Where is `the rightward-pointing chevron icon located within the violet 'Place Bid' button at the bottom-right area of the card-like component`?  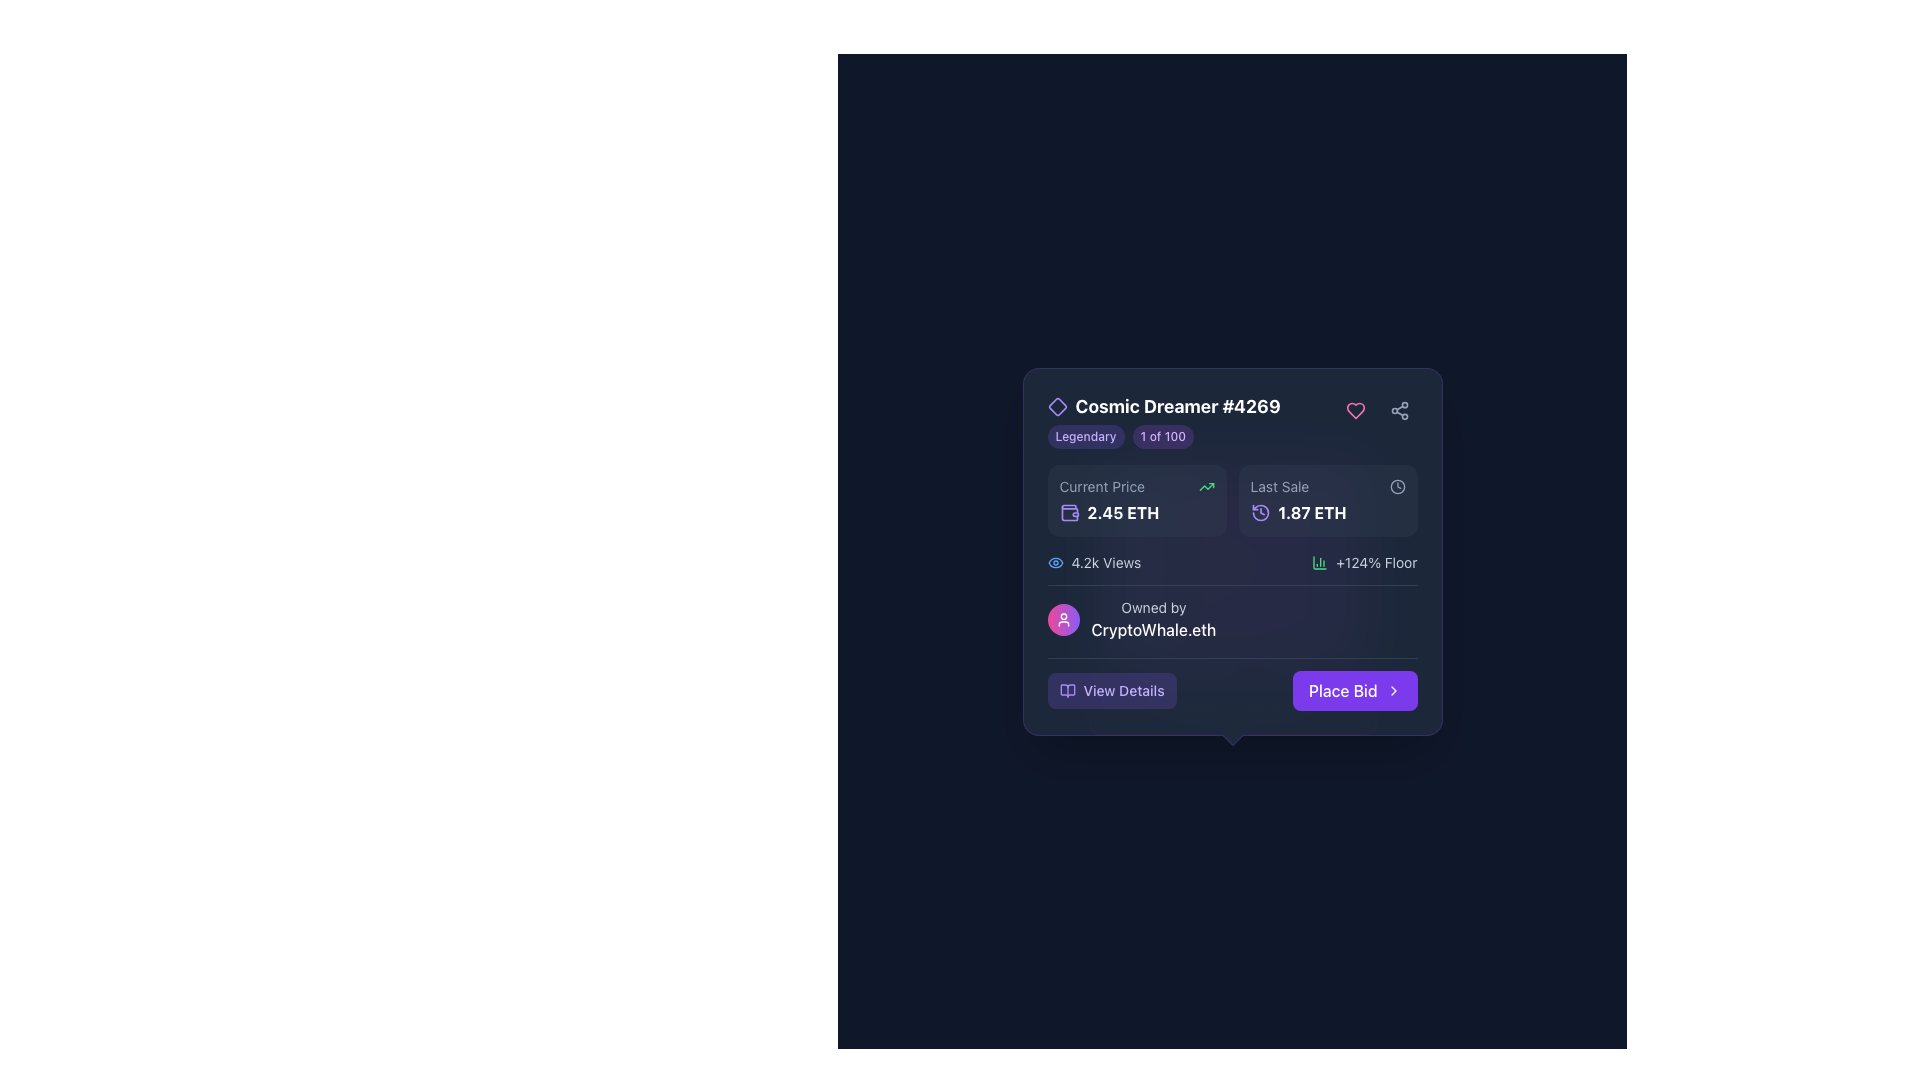 the rightward-pointing chevron icon located within the violet 'Place Bid' button at the bottom-right area of the card-like component is located at coordinates (1392, 689).